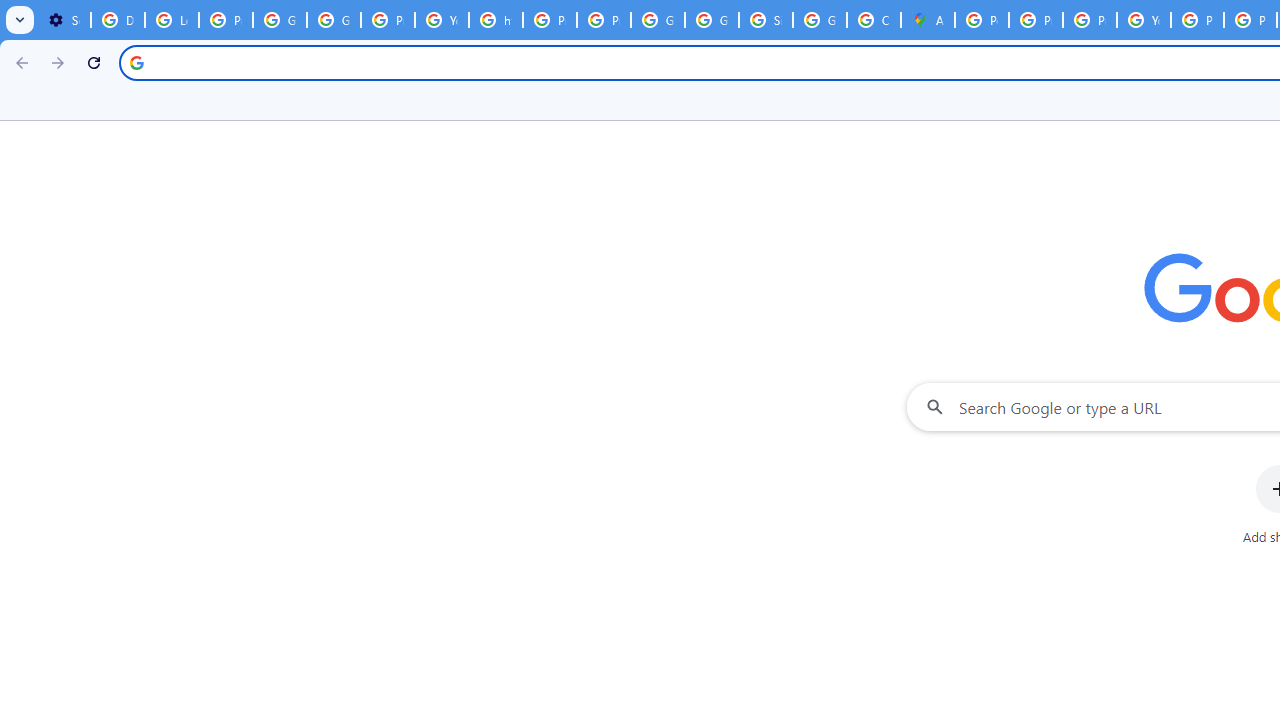 This screenshot has width=1280, height=720. What do you see at coordinates (981, 20) in the screenshot?
I see `'Policy Accountability and Transparency - Transparency Center'` at bounding box center [981, 20].